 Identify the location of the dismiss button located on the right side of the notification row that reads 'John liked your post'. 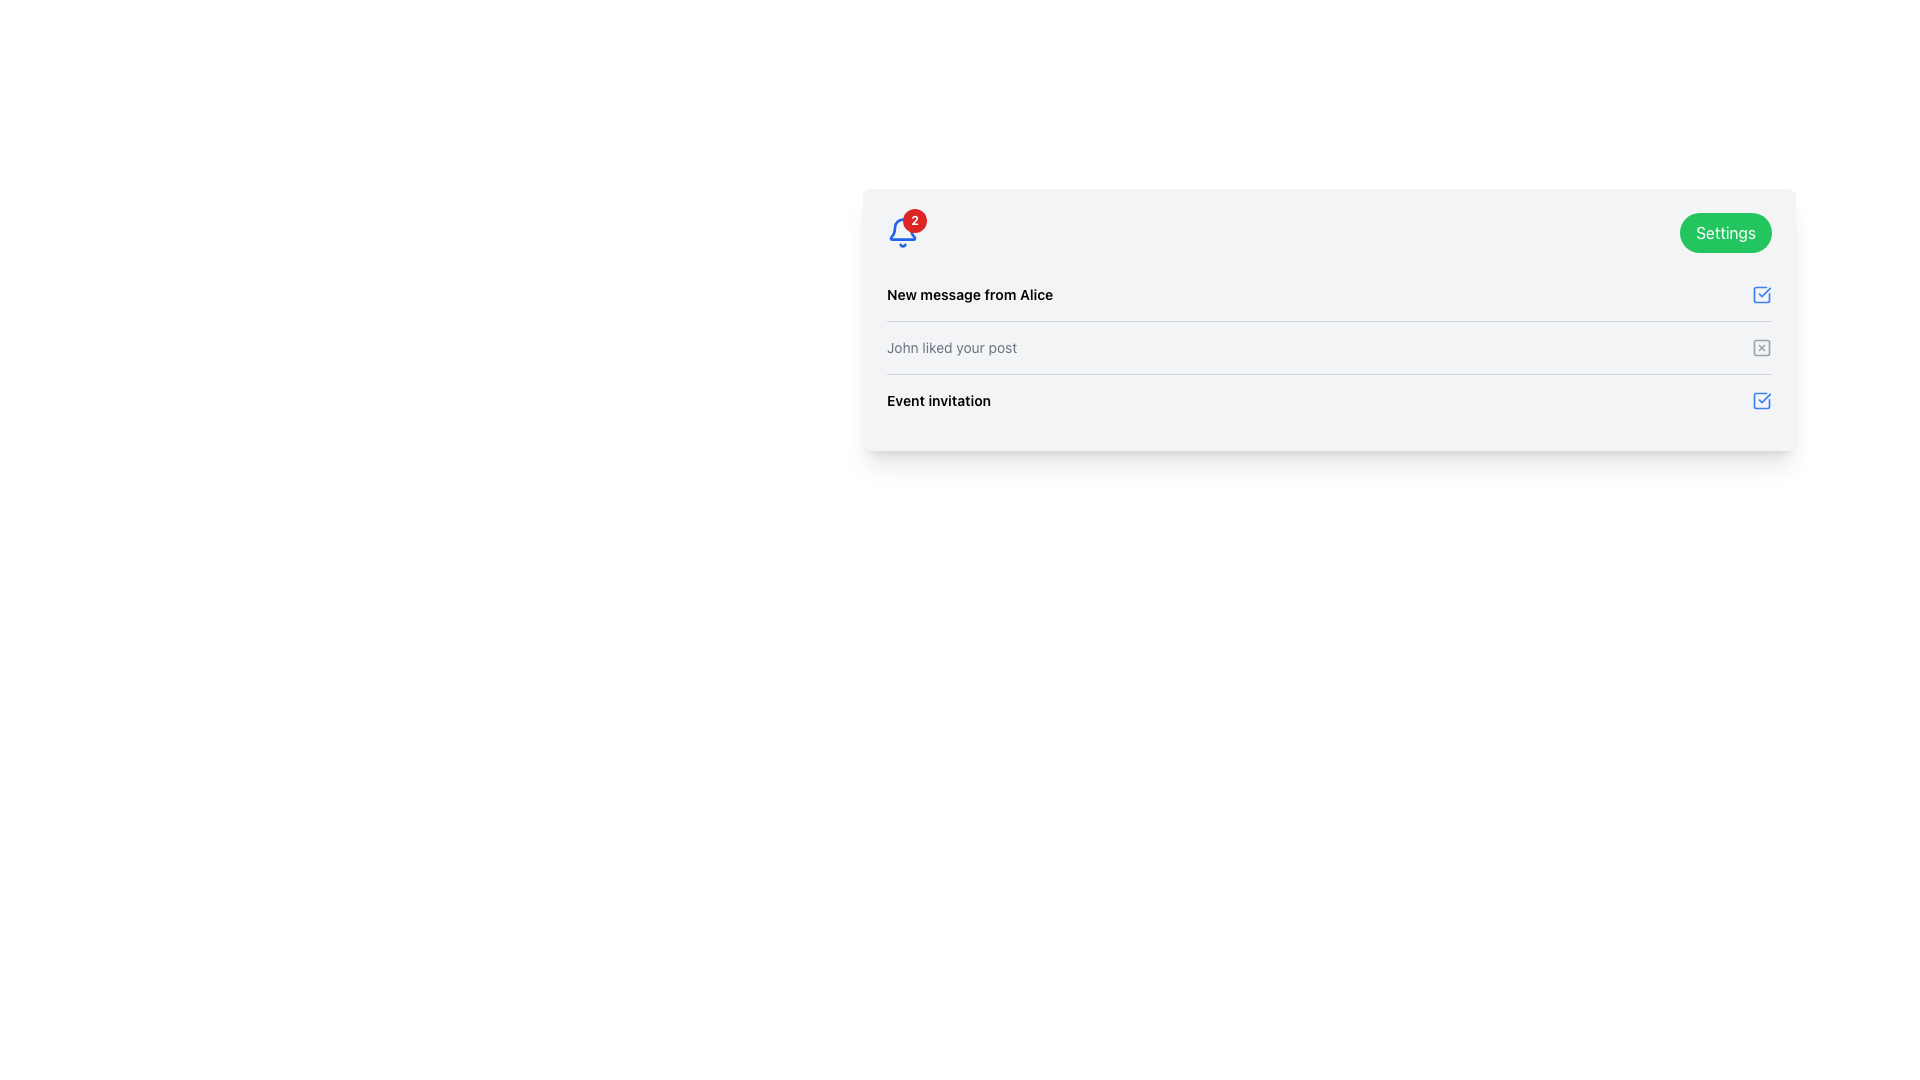
(1761, 346).